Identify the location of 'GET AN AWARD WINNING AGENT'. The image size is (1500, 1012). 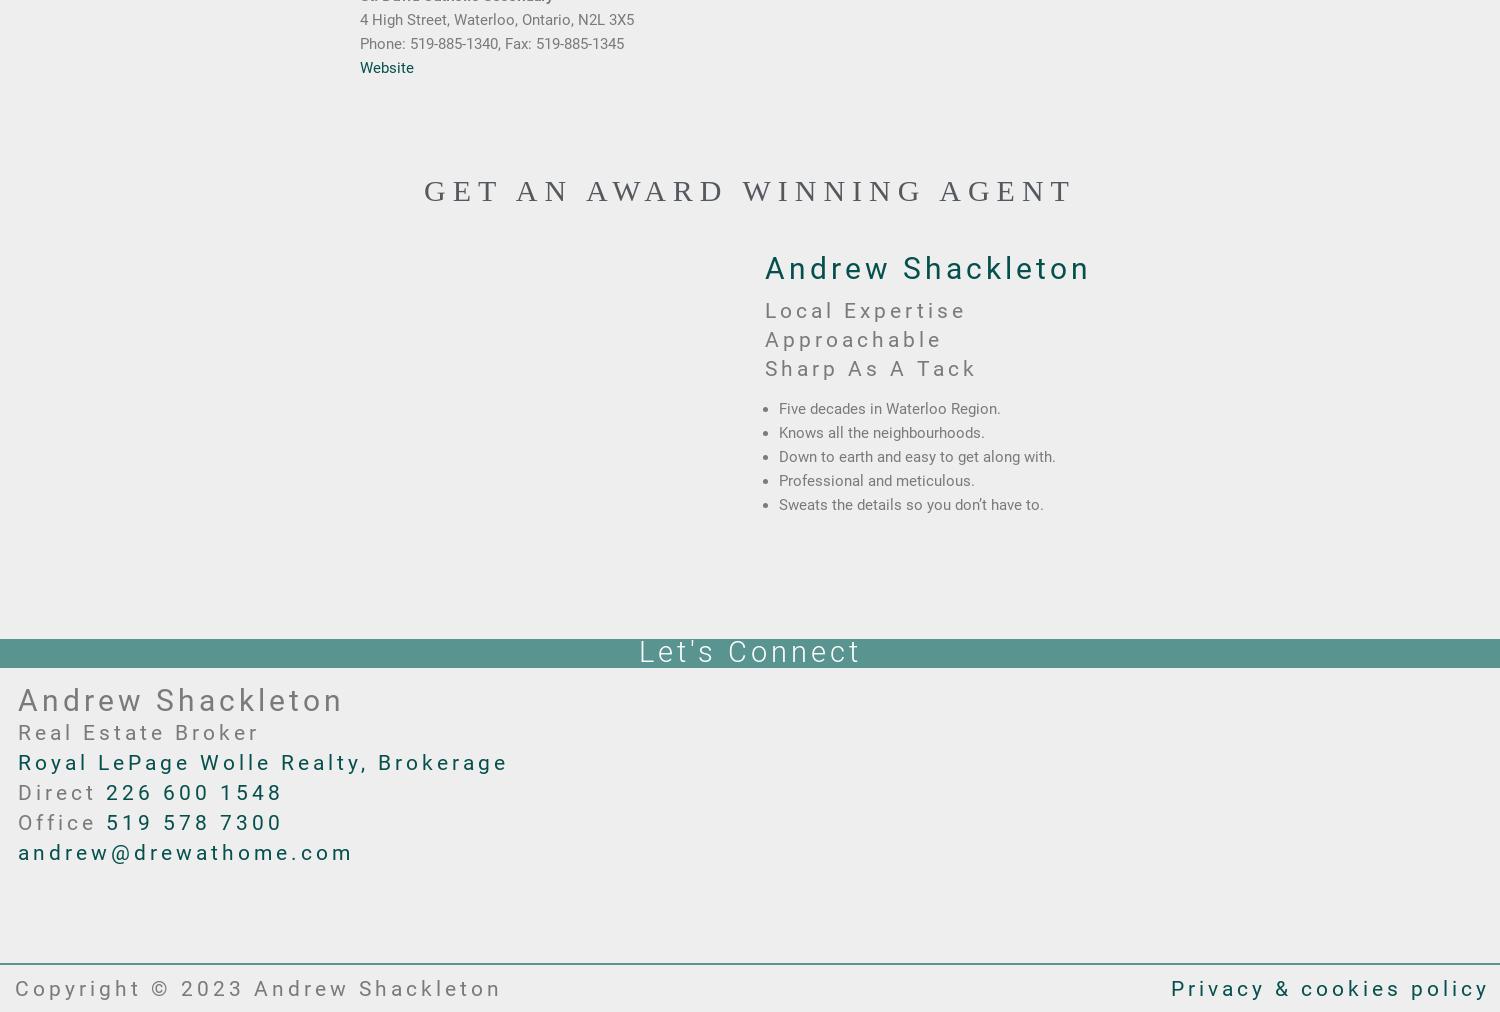
(424, 190).